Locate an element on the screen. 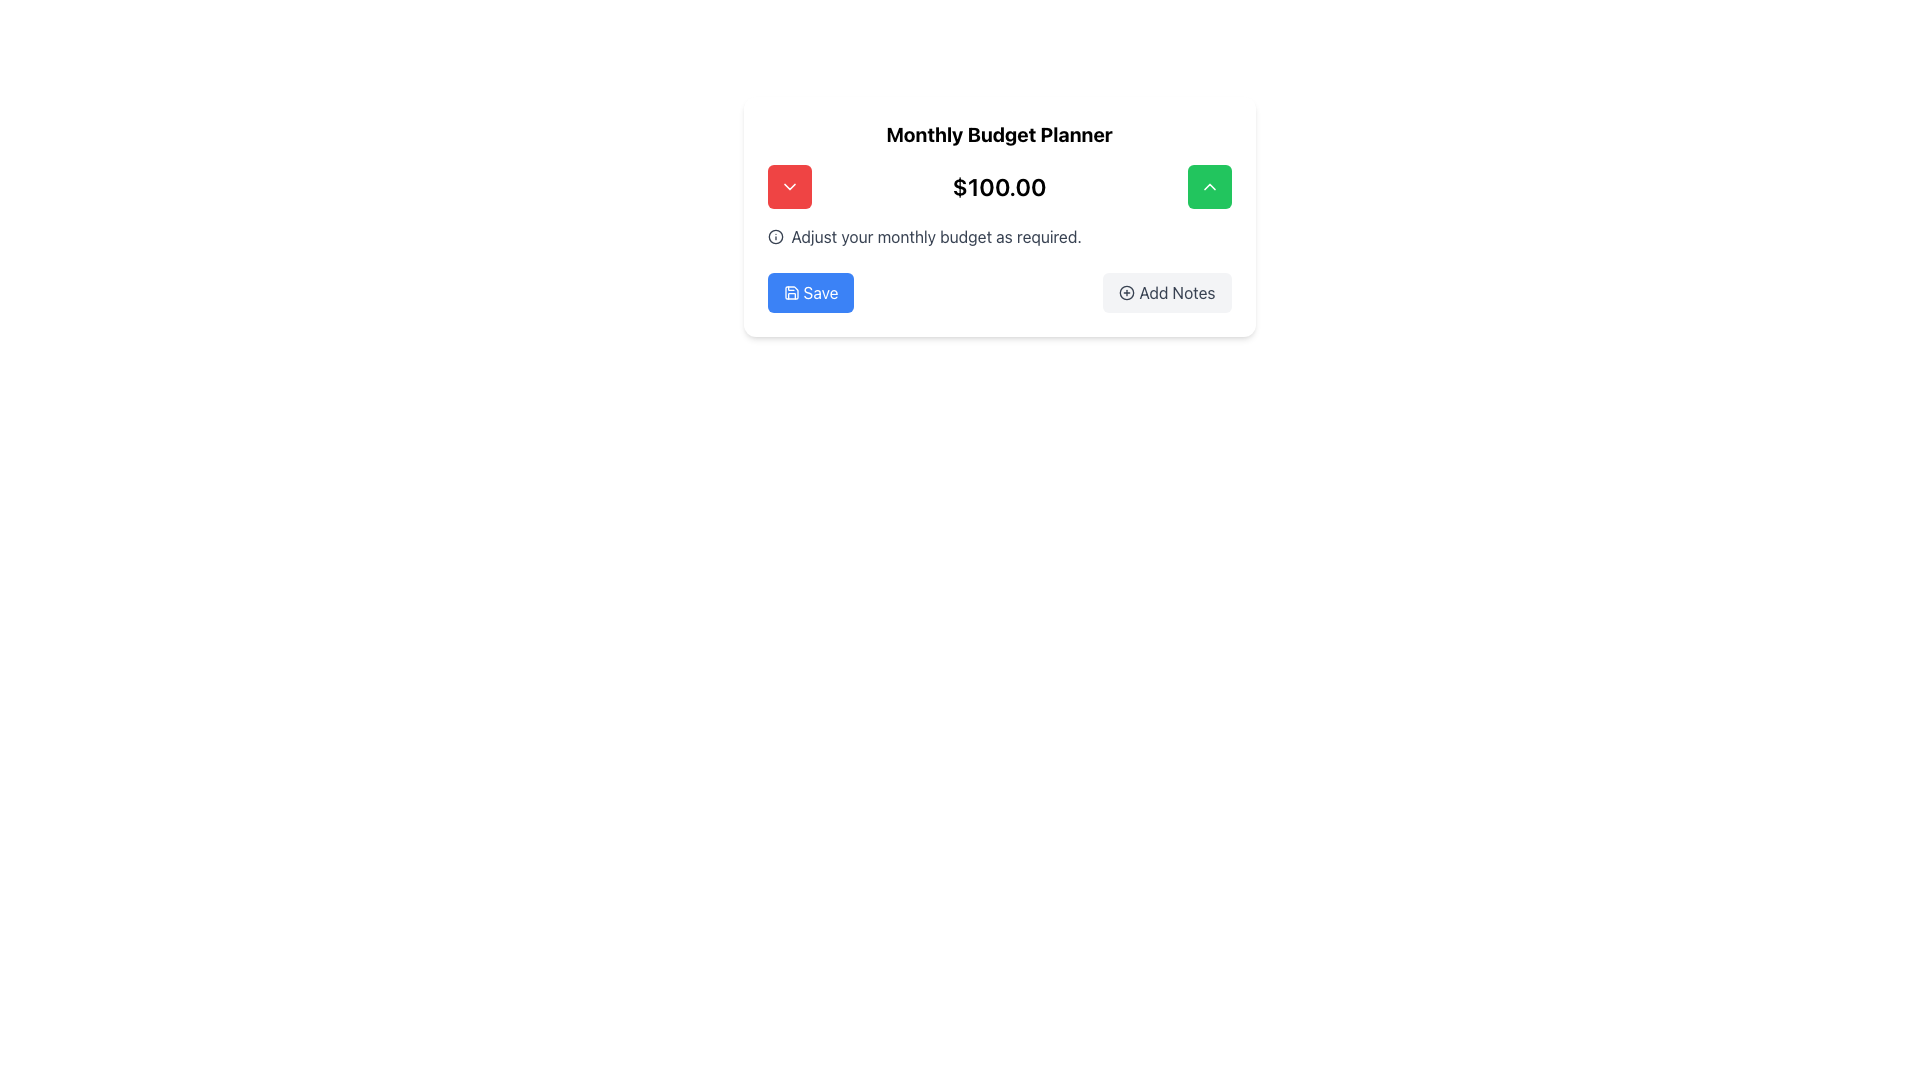  the information icon, represented as a lowercase 'i' within a circle, located to the left of the text 'Adjust your monthly budget as required.' is located at coordinates (774, 235).